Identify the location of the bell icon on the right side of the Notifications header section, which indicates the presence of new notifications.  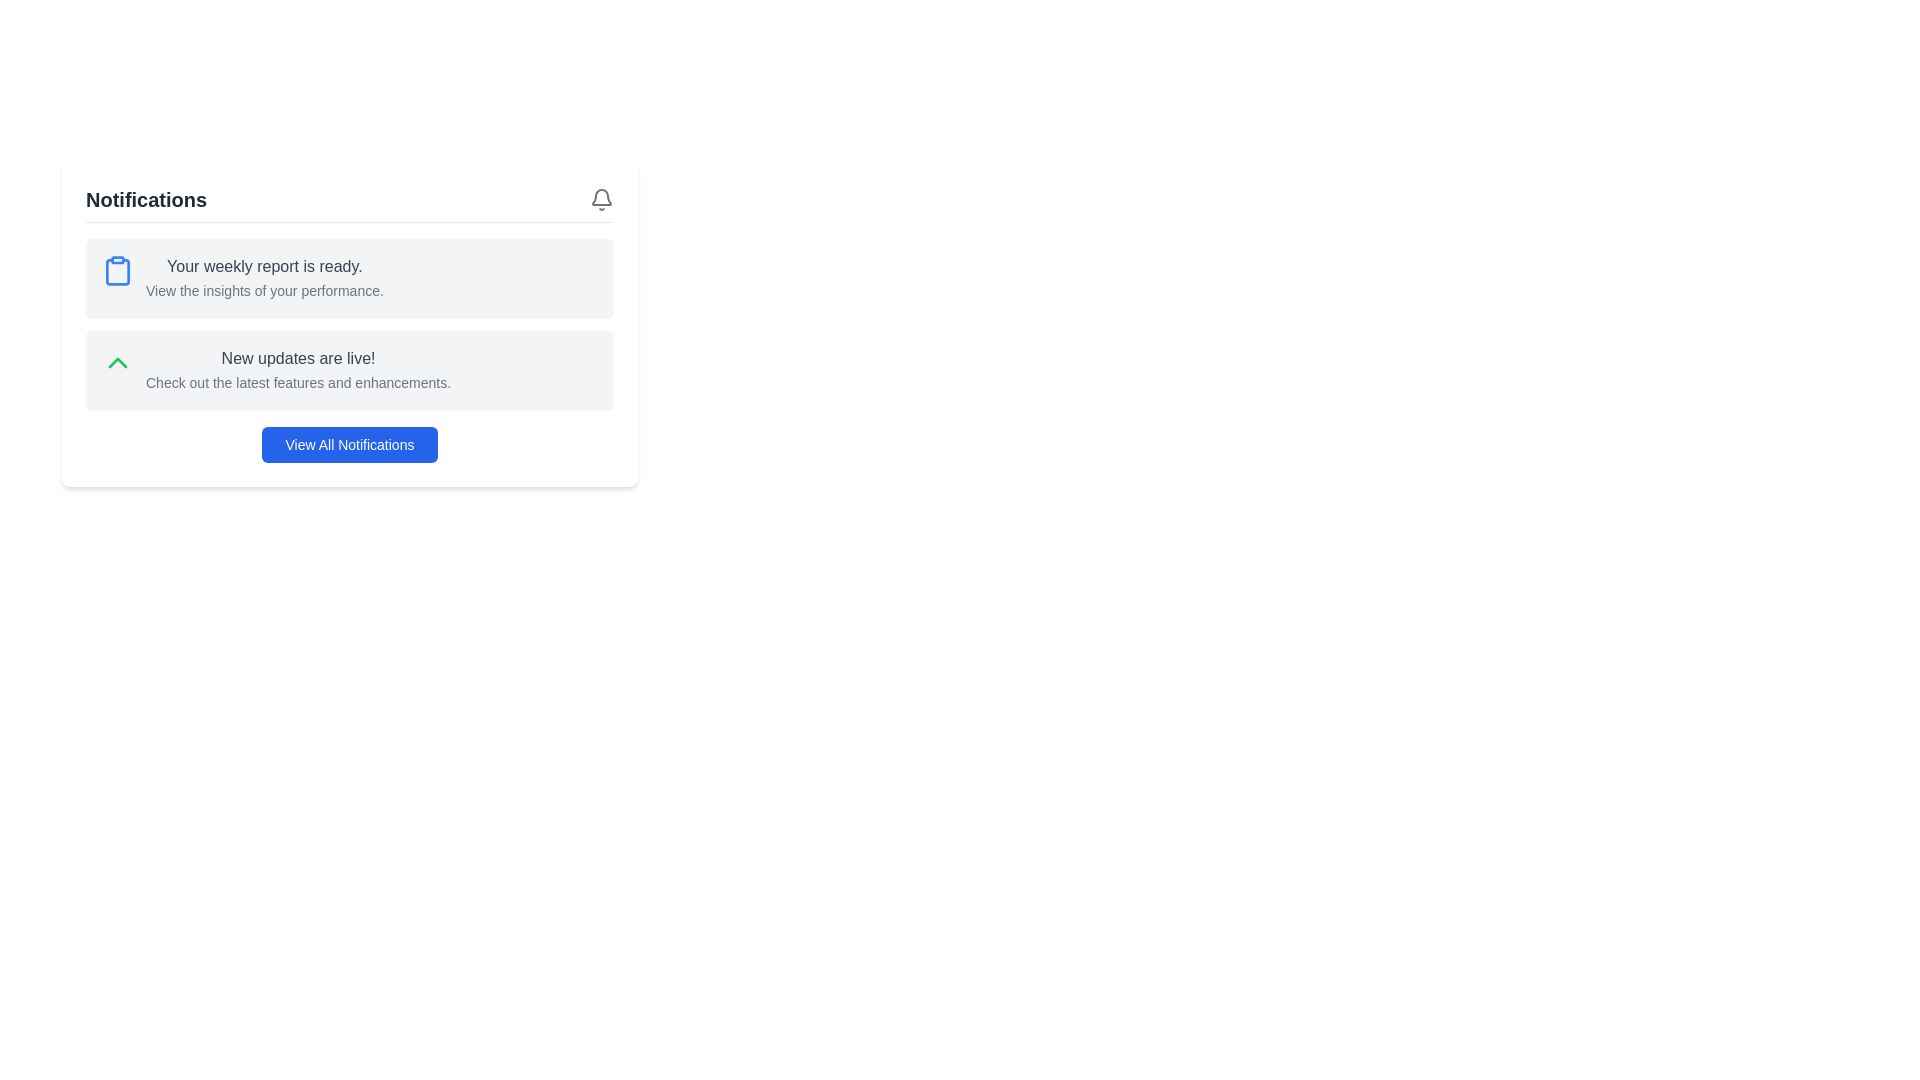
(350, 204).